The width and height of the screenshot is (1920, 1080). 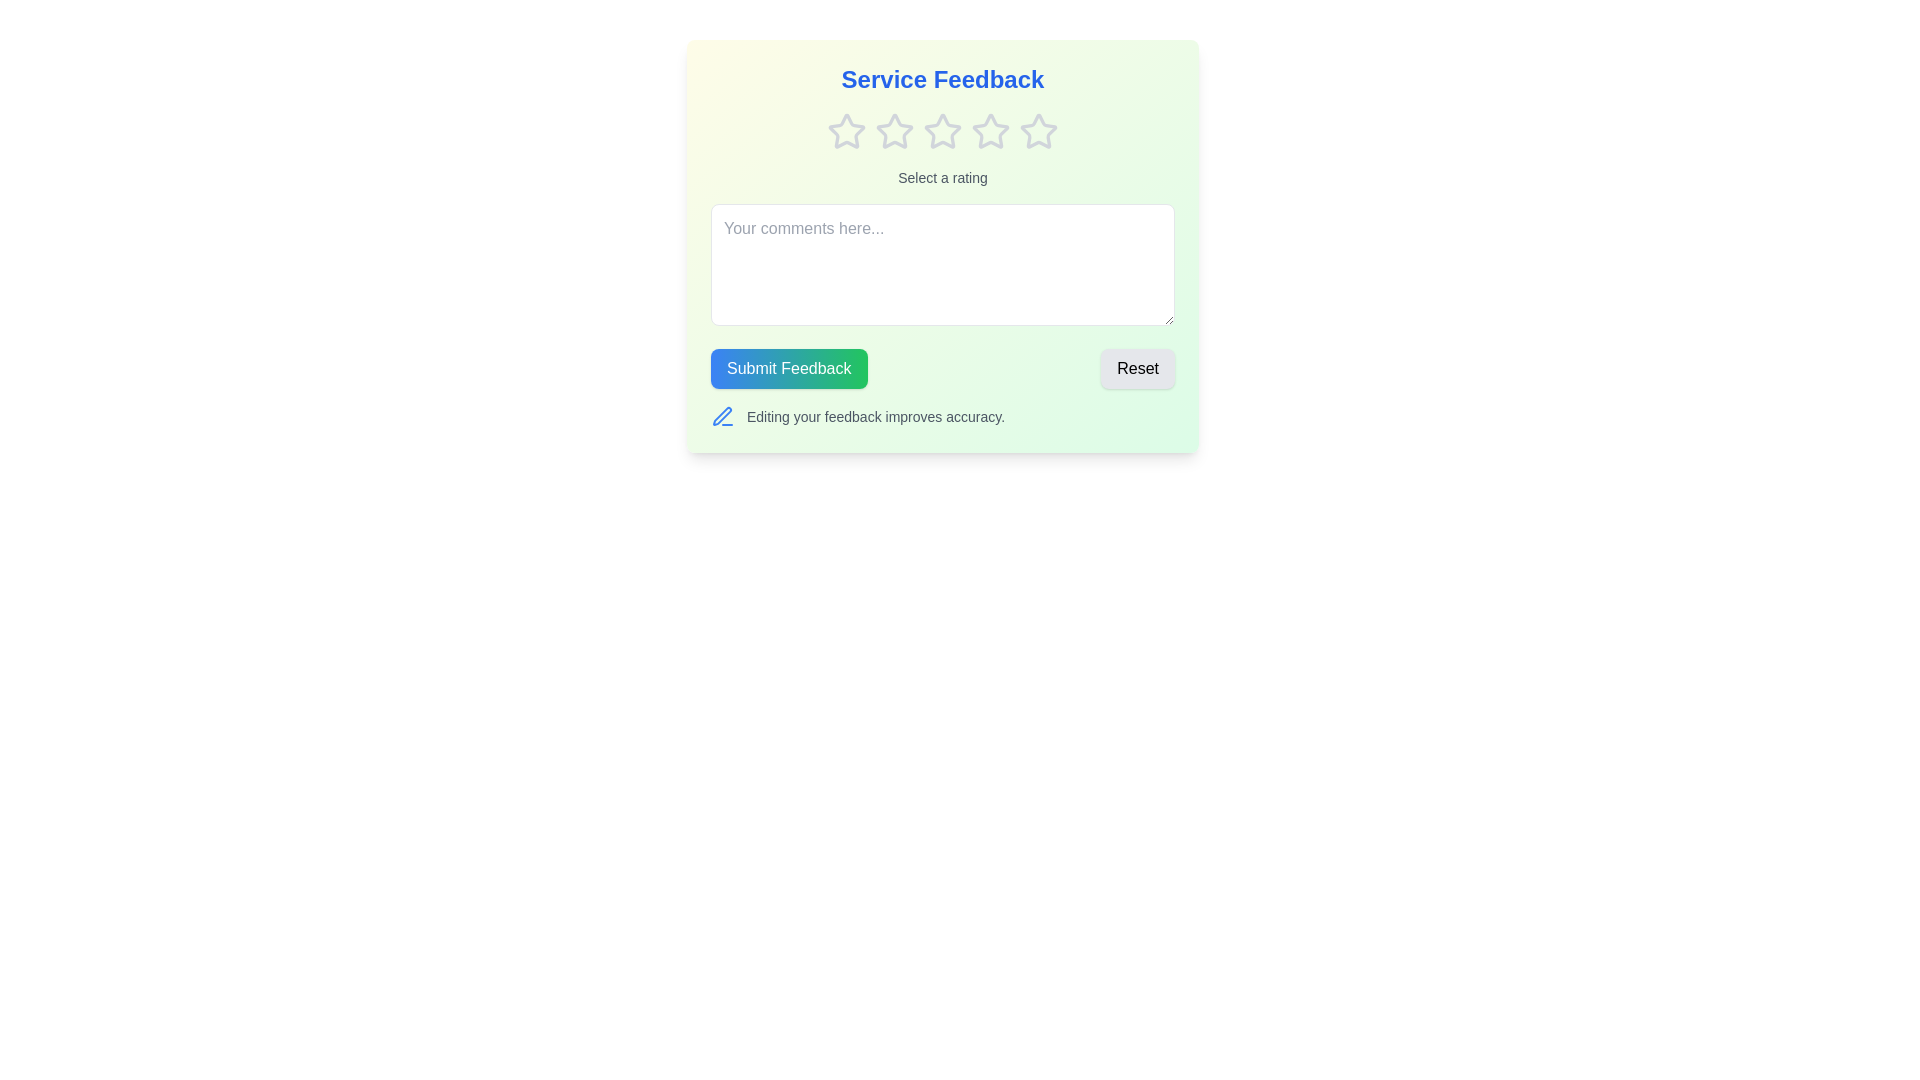 I want to click on the middle rating star icon, which is a star-shaped icon with a thin gray outline, positioned in the third position among five identical stars in a horizontal row on the feedback form interface, so click(x=941, y=131).